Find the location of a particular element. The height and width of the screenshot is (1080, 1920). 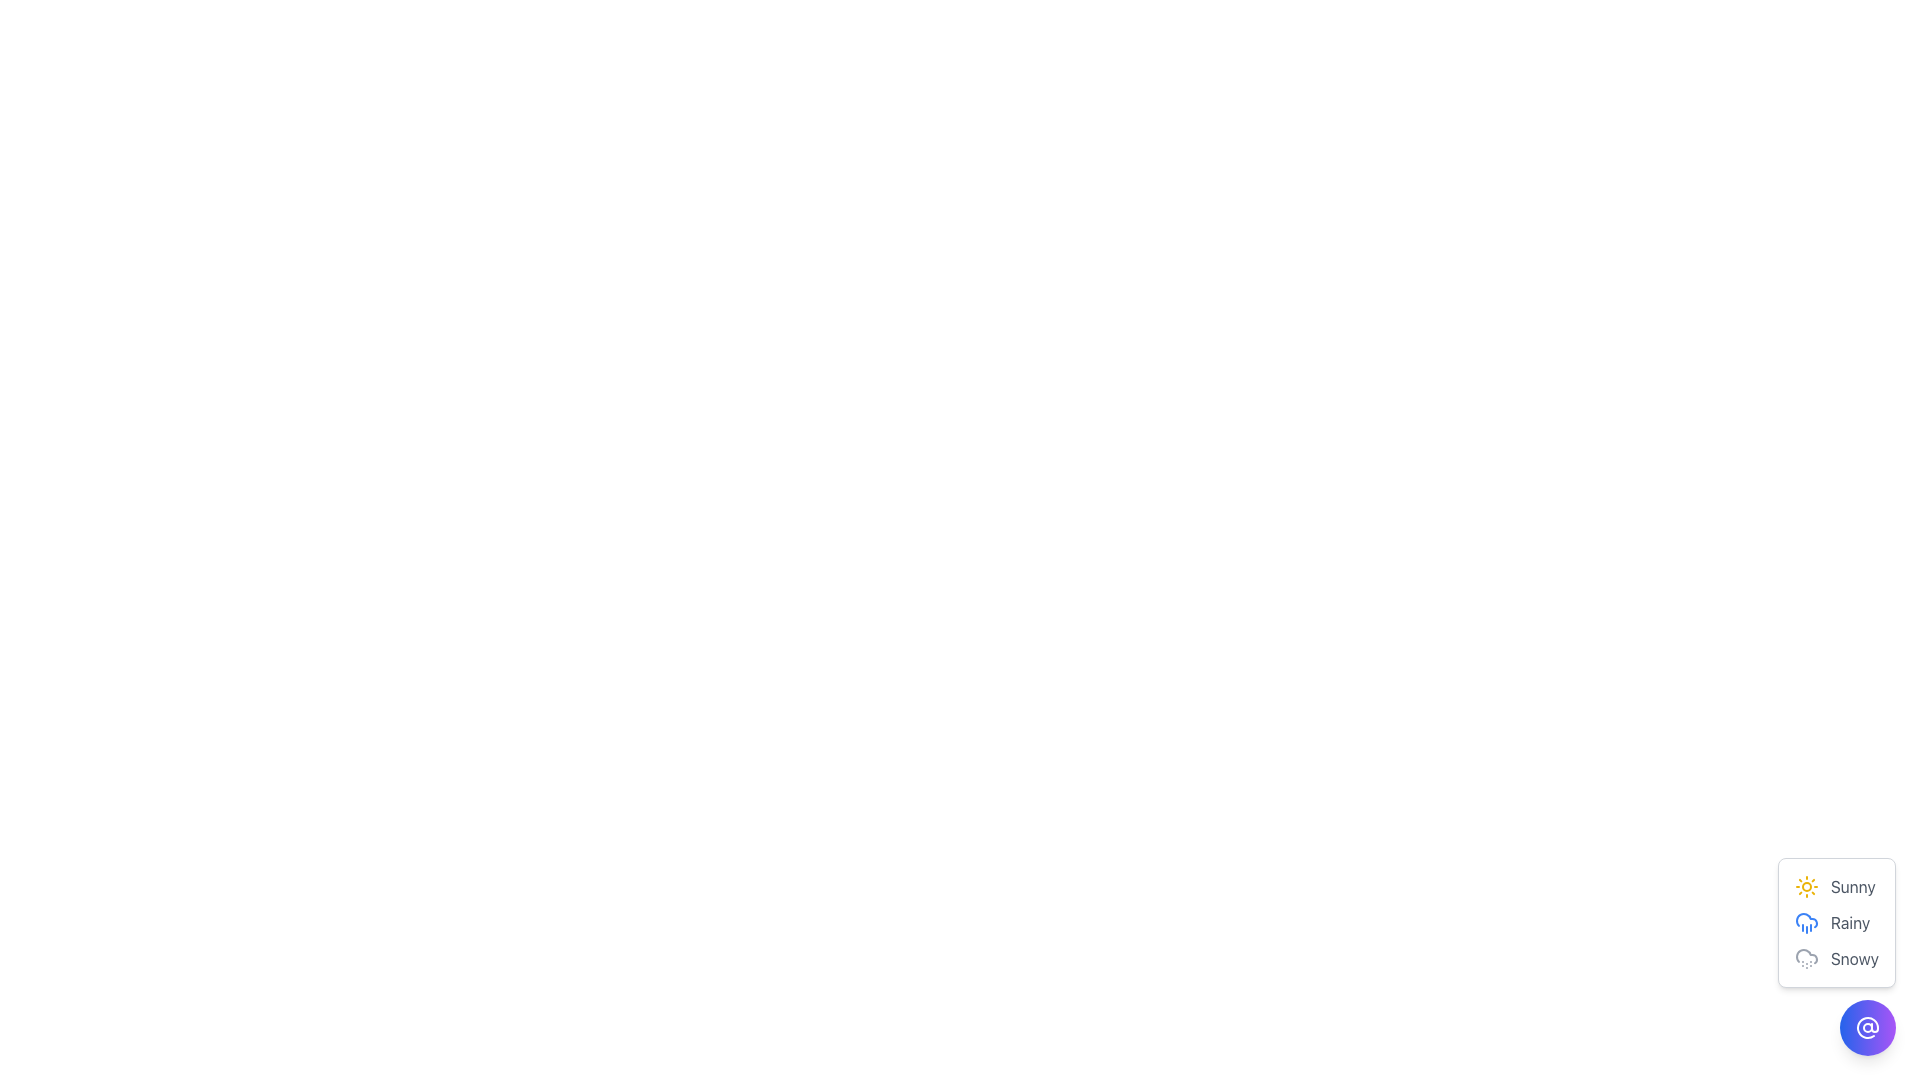

the sunny weather indicator is located at coordinates (1836, 886).